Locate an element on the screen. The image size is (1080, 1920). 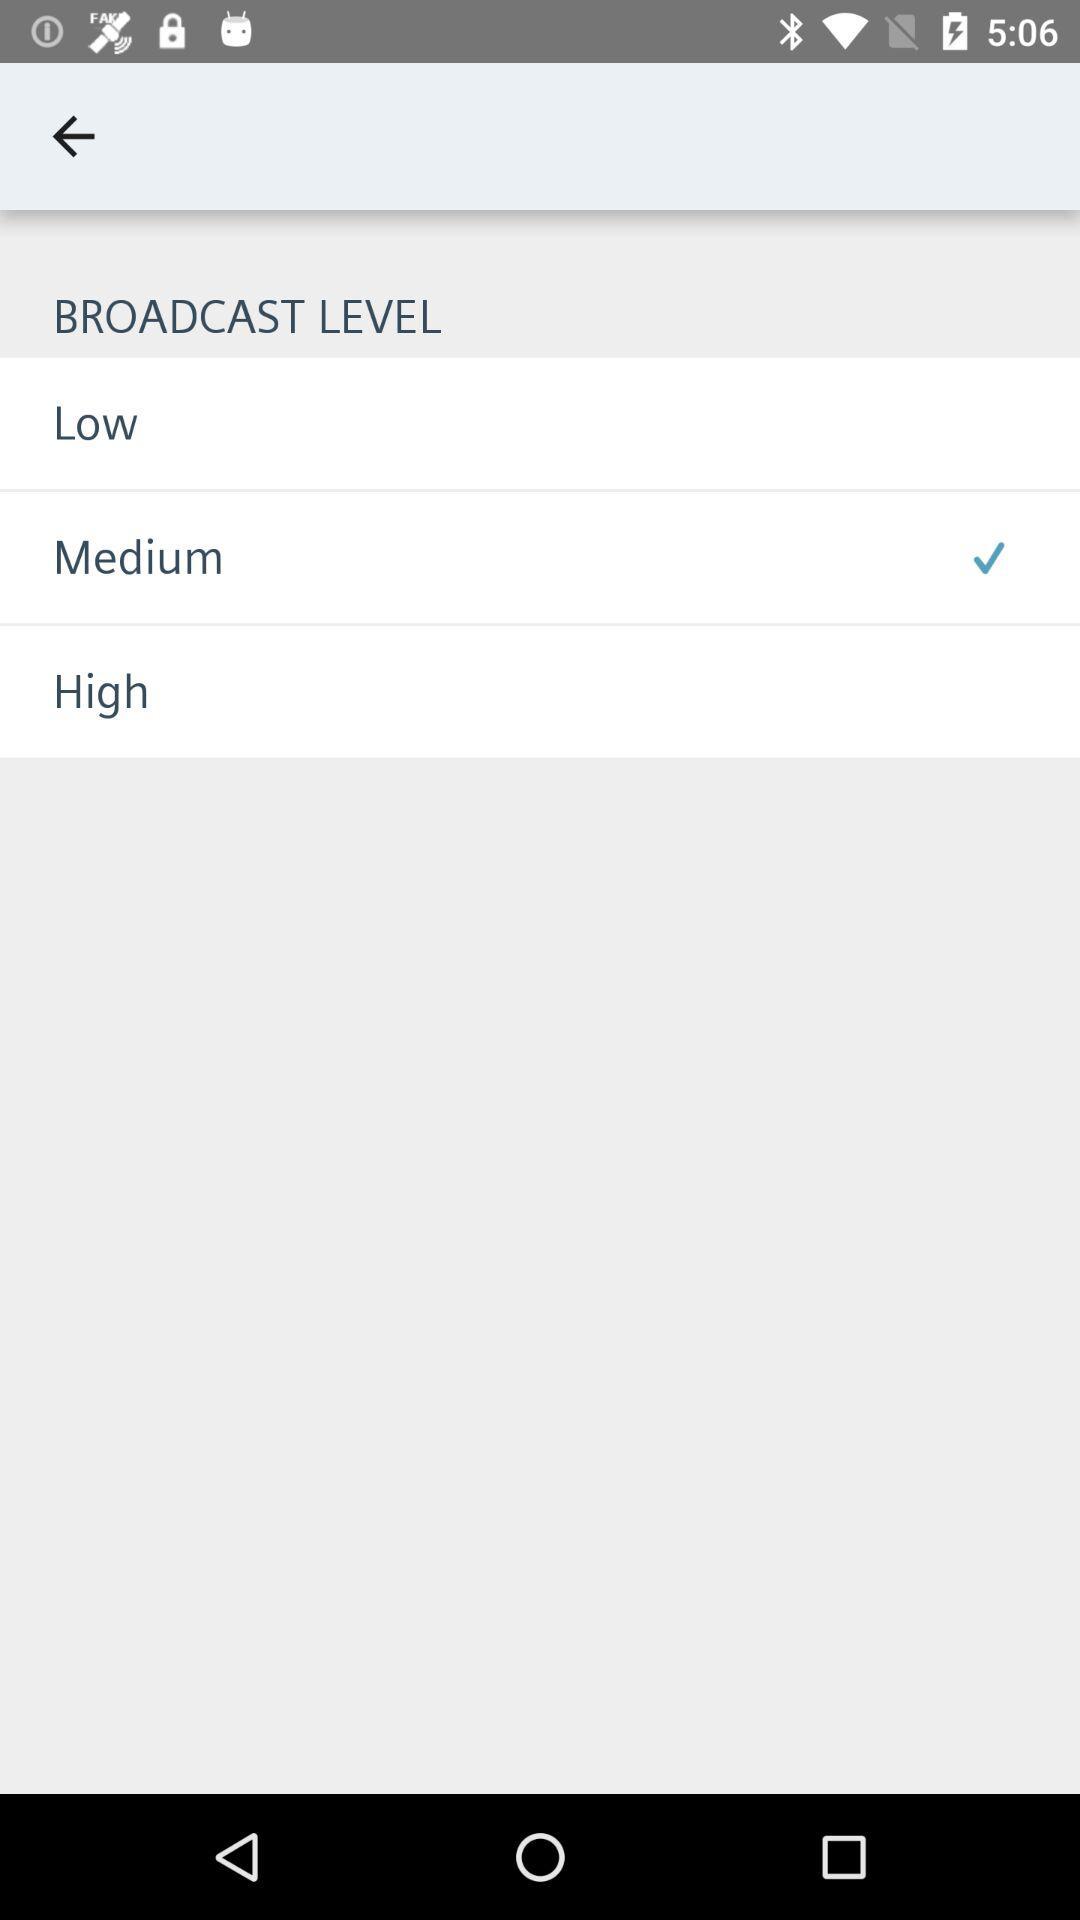
icon below medium icon is located at coordinates (73, 691).